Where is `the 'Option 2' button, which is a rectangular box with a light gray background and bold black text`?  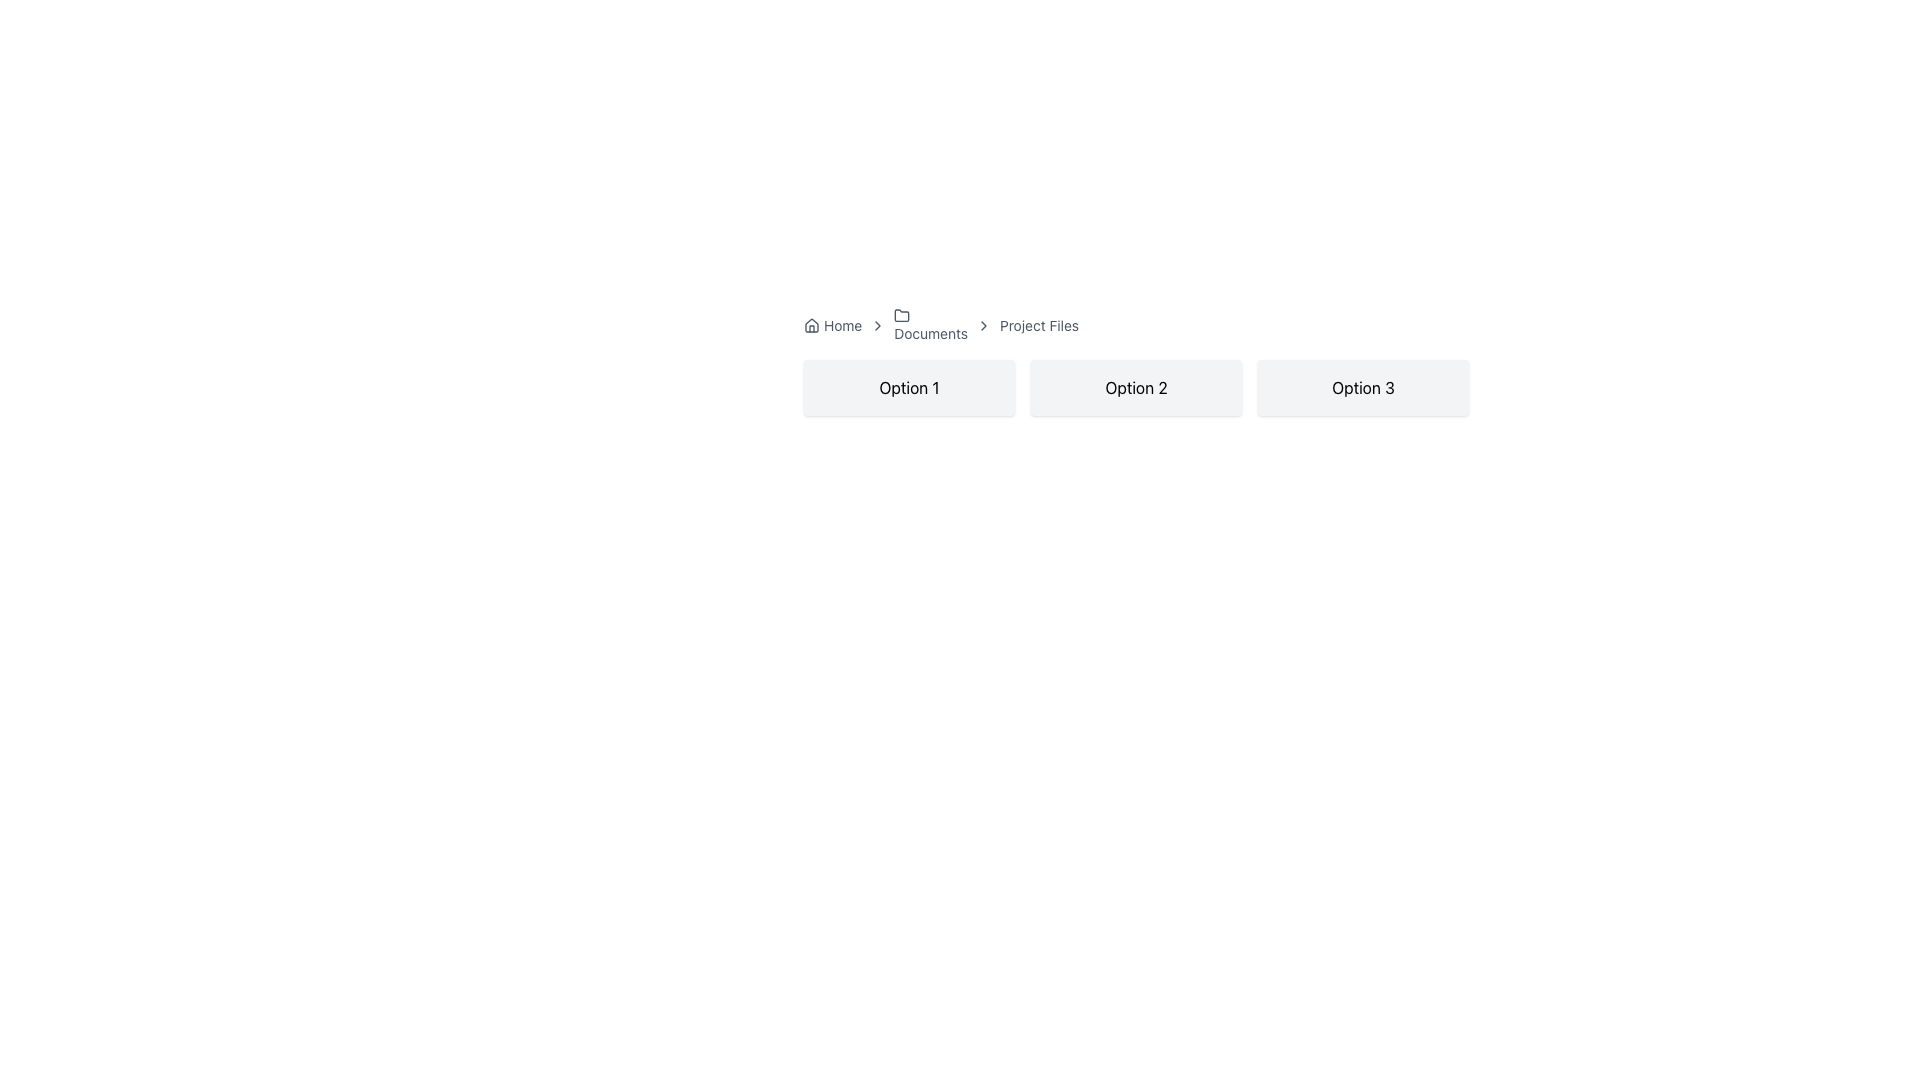 the 'Option 2' button, which is a rectangular box with a light gray background and bold black text is located at coordinates (1136, 388).